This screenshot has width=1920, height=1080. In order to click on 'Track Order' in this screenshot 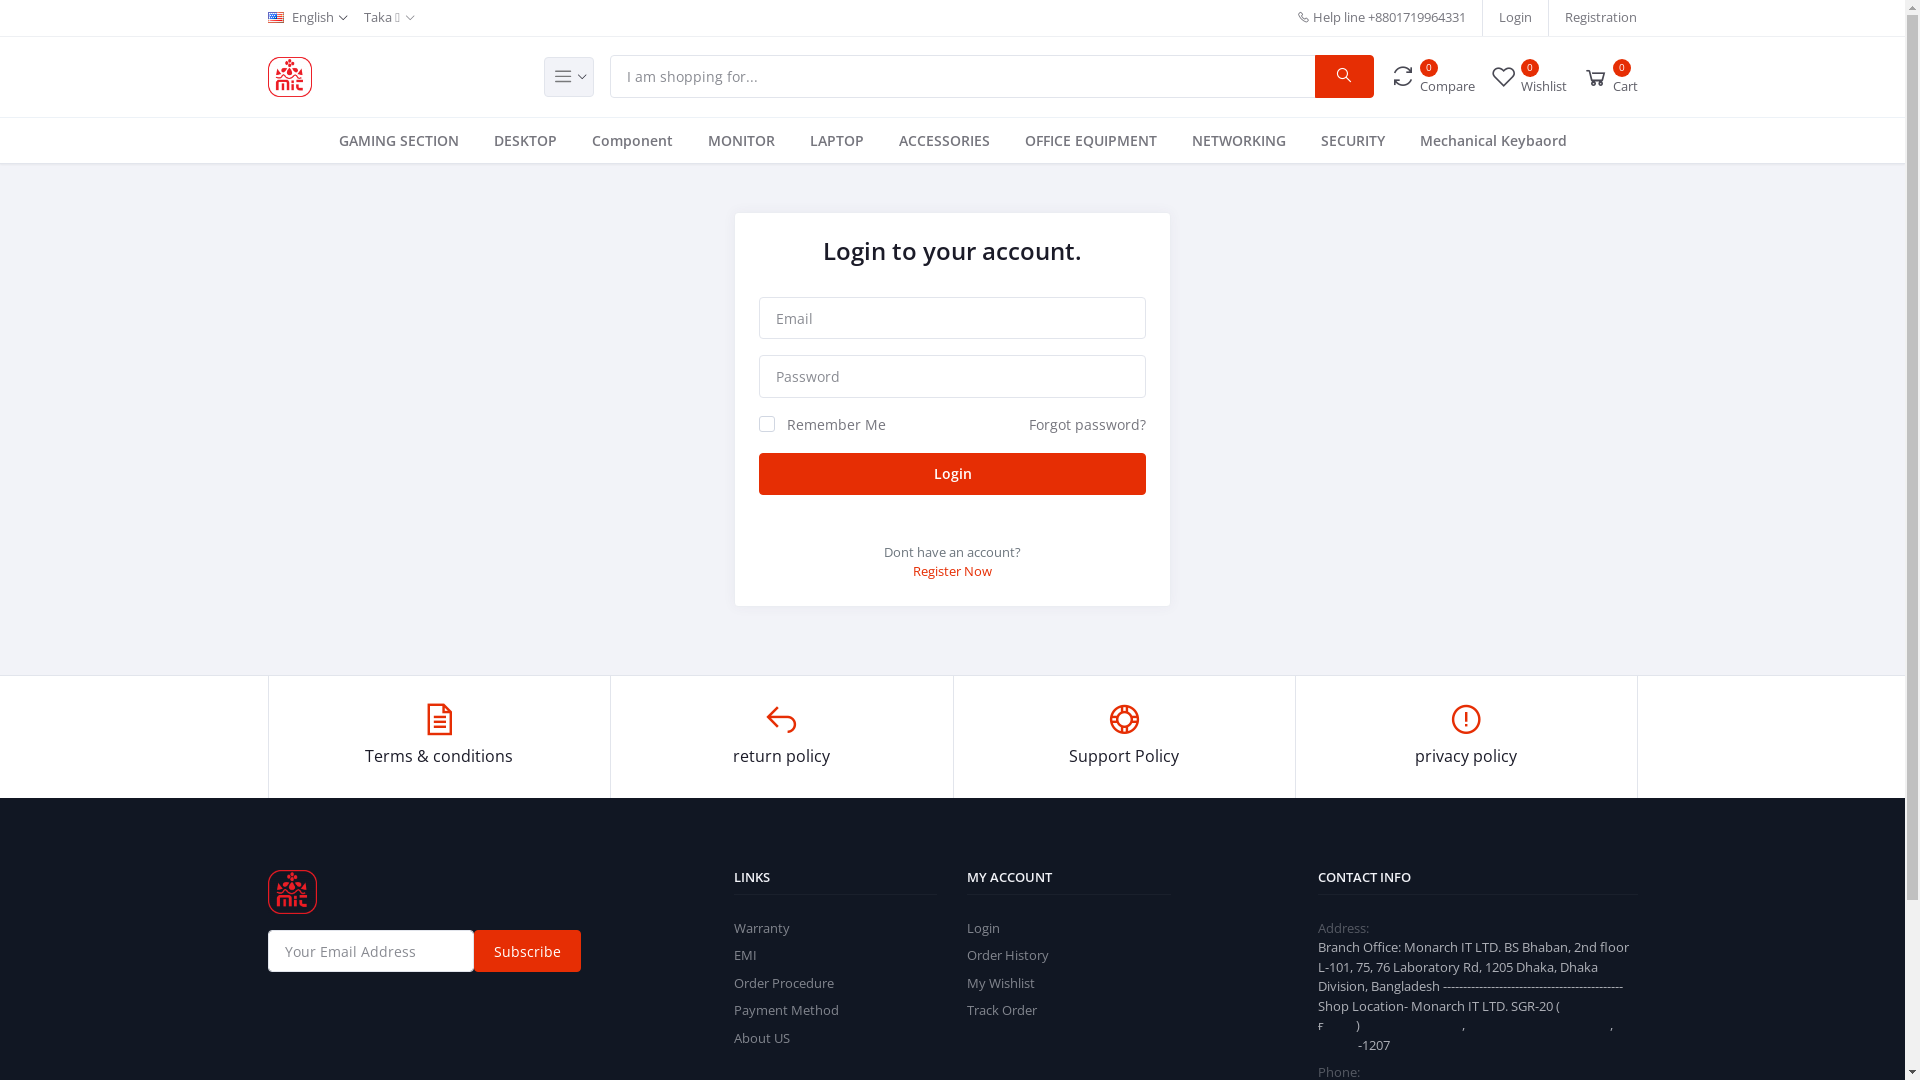, I will do `click(1002, 1010)`.